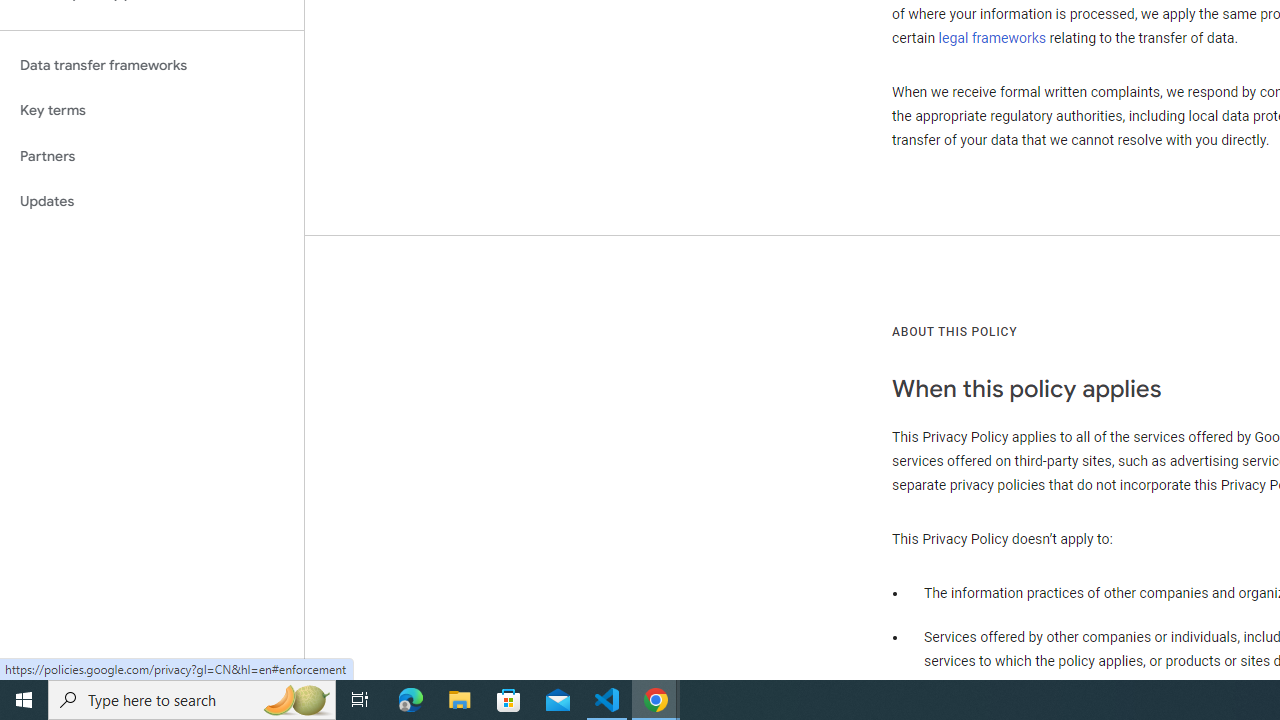  Describe the element at coordinates (151, 110) in the screenshot. I see `'Key terms'` at that location.